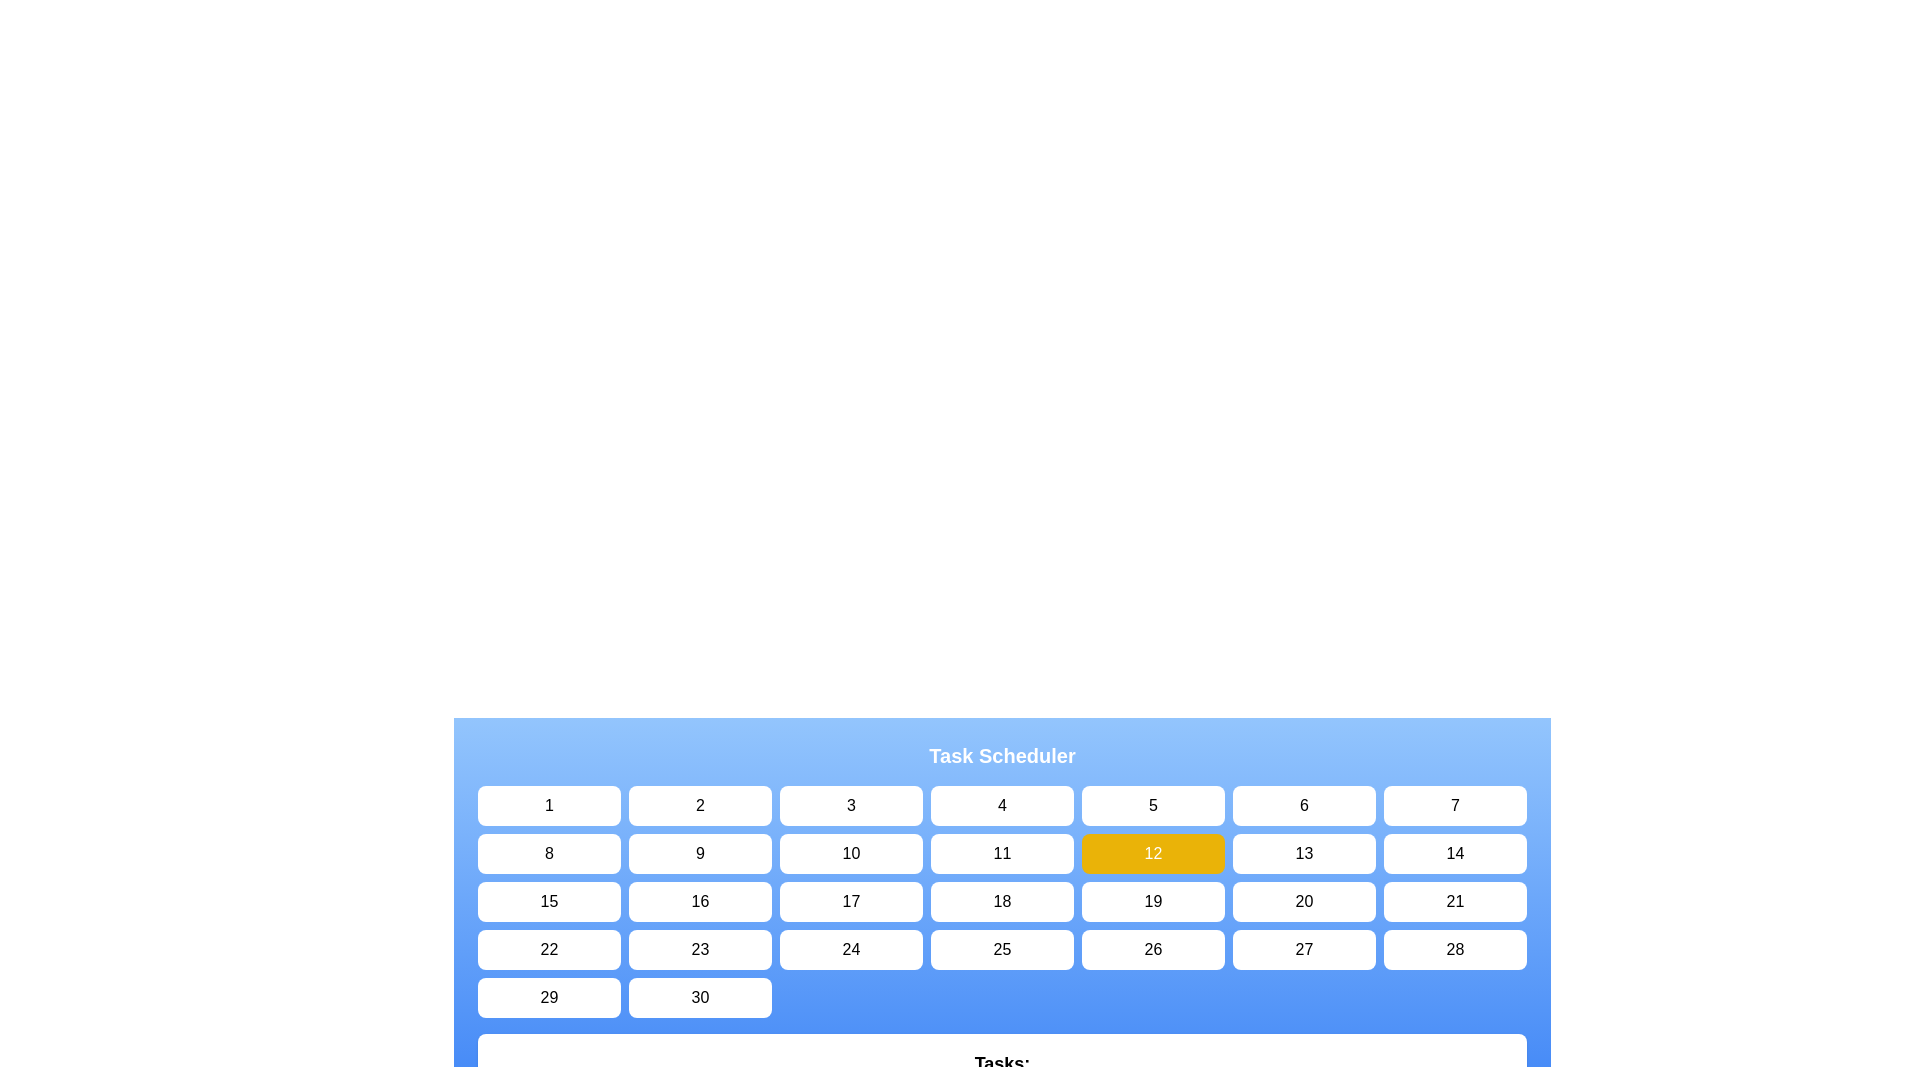 This screenshot has height=1080, width=1920. Describe the element at coordinates (1304, 805) in the screenshot. I see `the number 6 button in the grid layout` at that location.